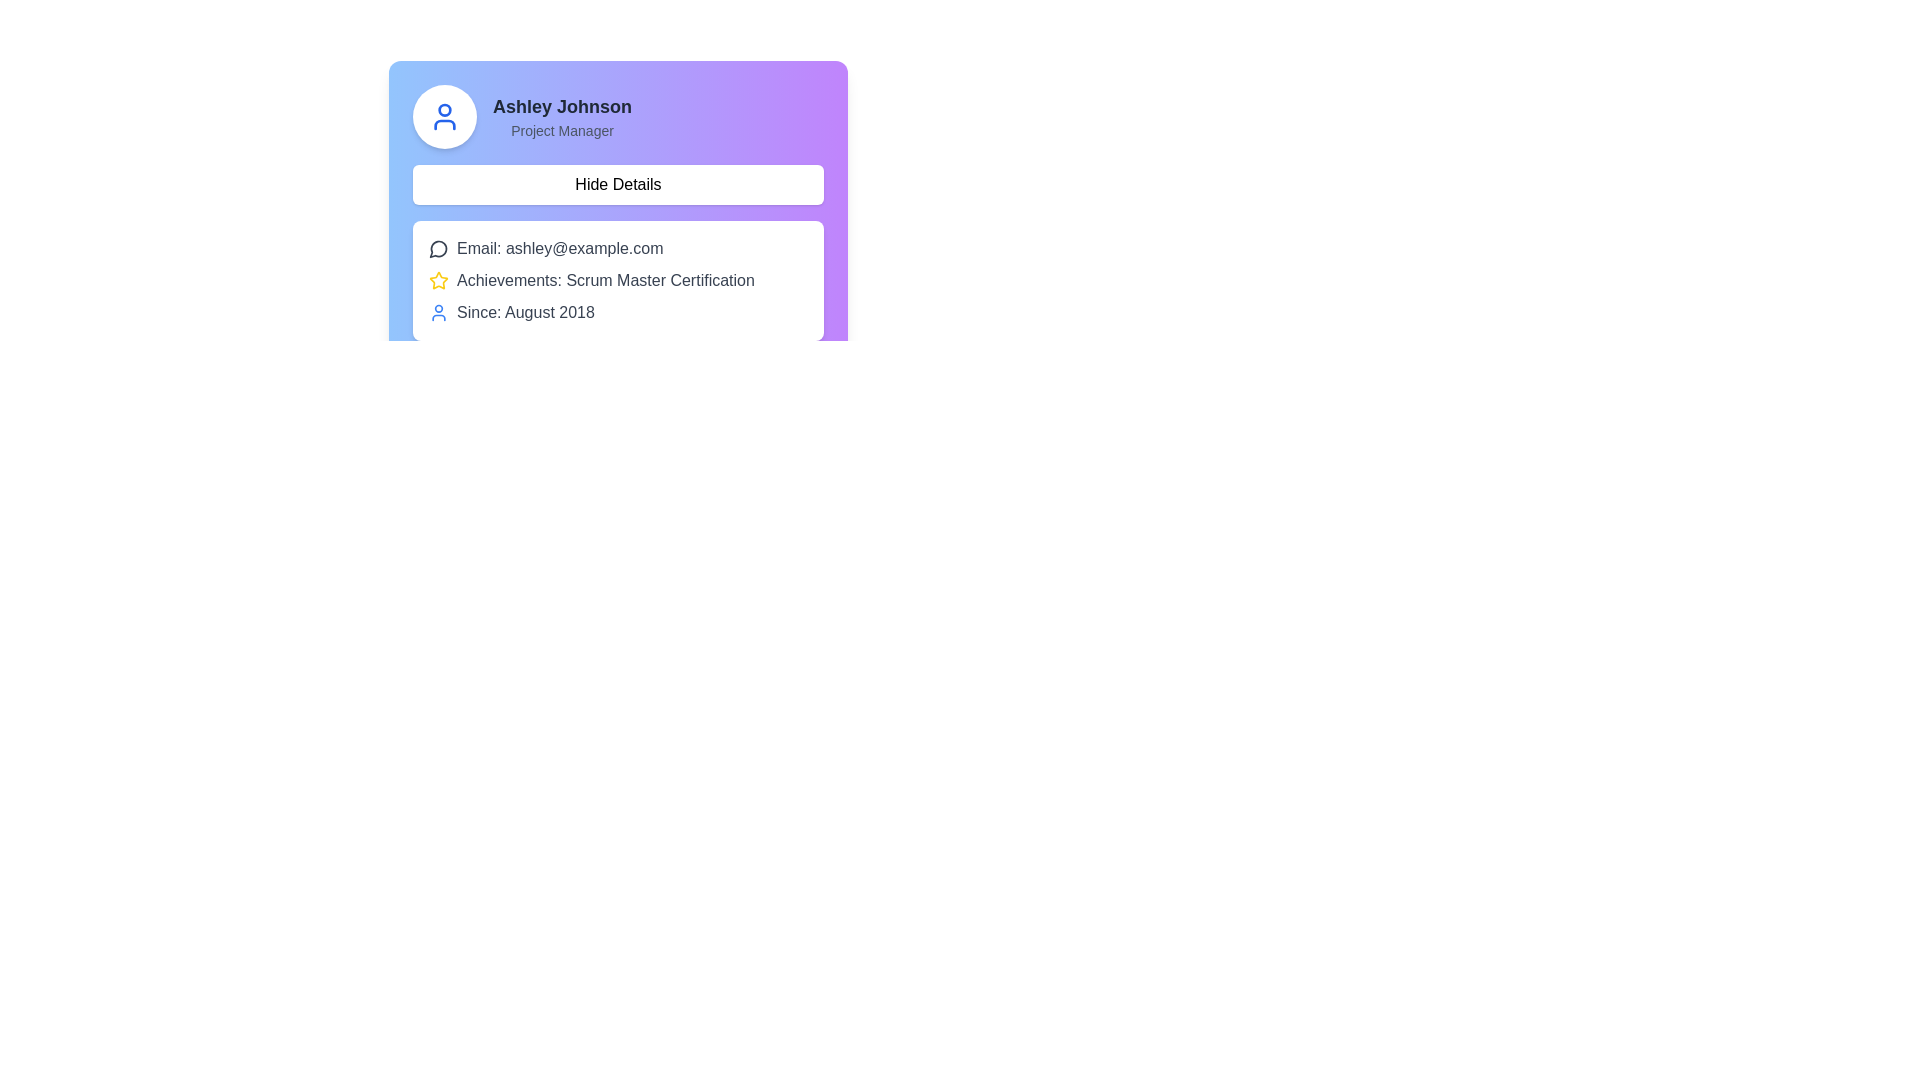 The image size is (1920, 1080). Describe the element at coordinates (437, 280) in the screenshot. I see `the purpose of the yellow star-shaped icon with a hollow center, which is located next to the 'Achievements: Scrum Master Certification' label` at that location.